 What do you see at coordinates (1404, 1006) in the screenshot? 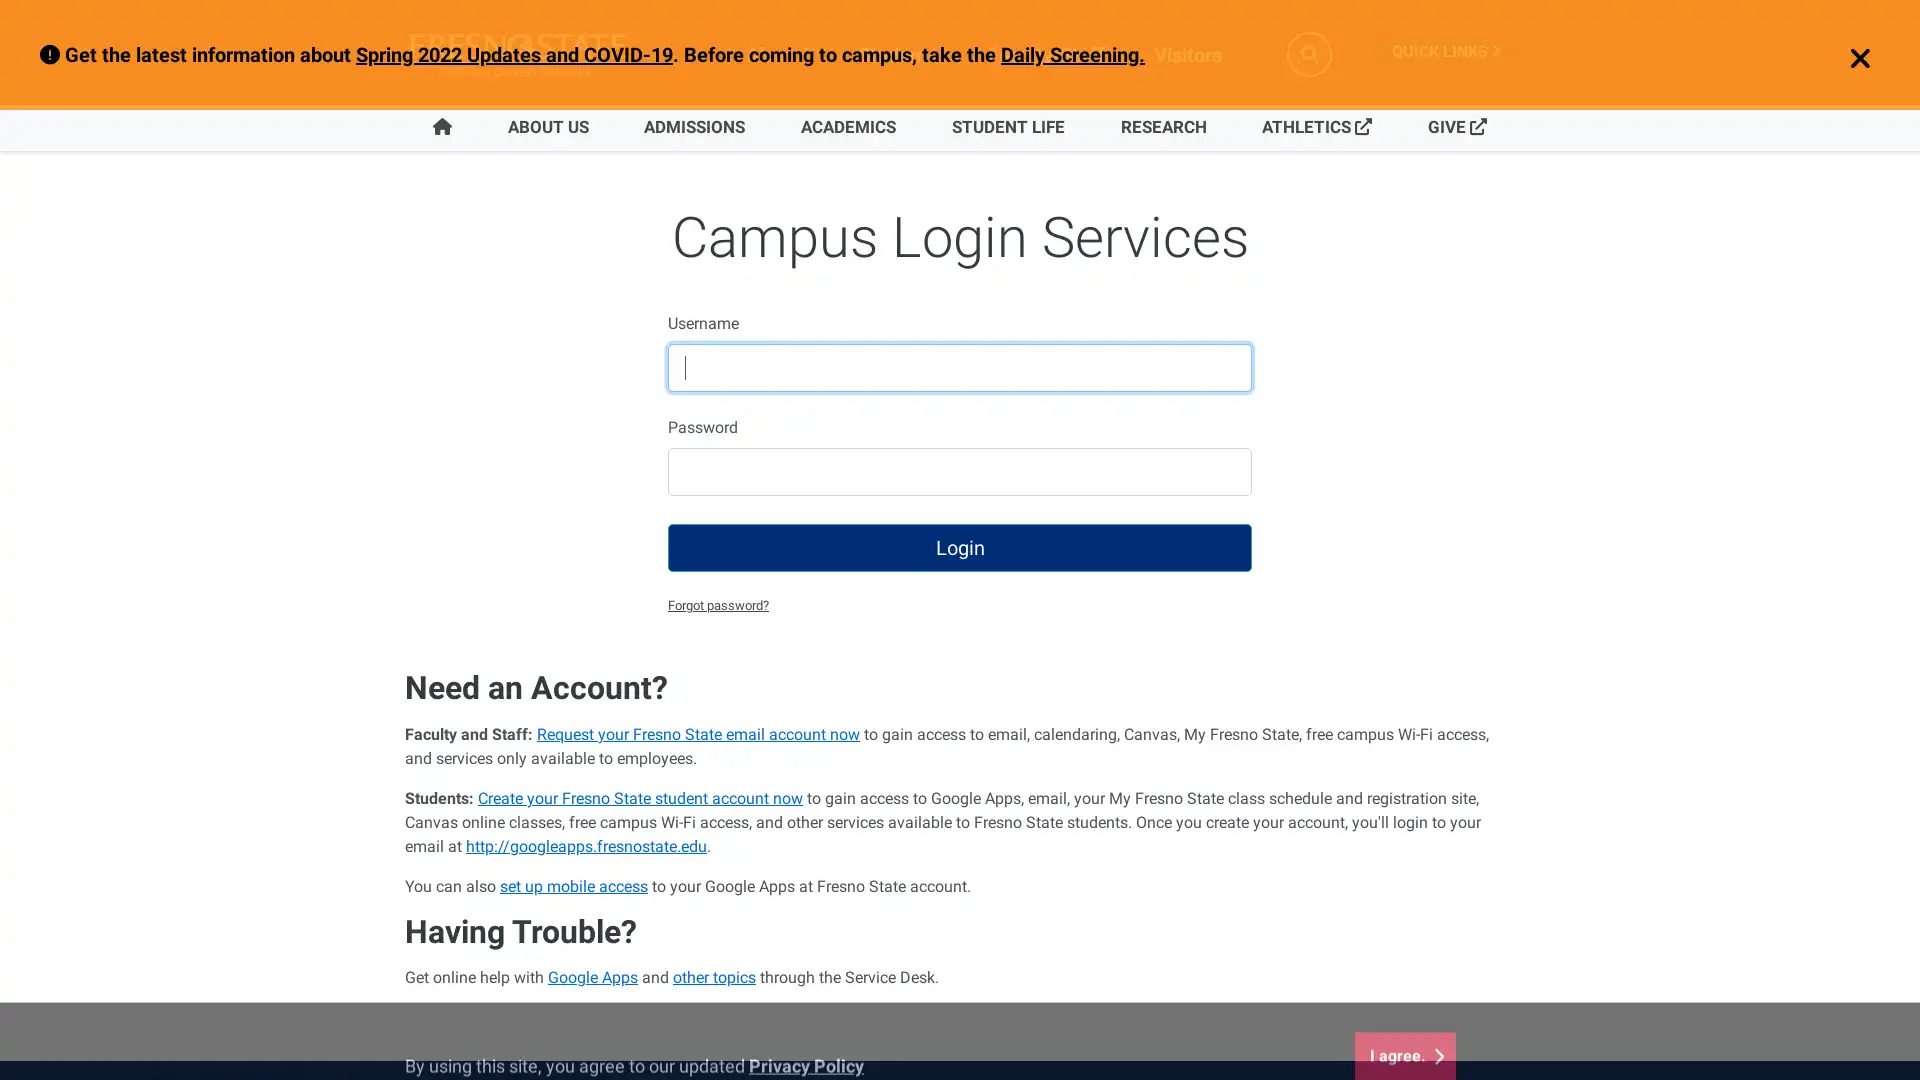
I see `dismiss cookie message` at bounding box center [1404, 1006].